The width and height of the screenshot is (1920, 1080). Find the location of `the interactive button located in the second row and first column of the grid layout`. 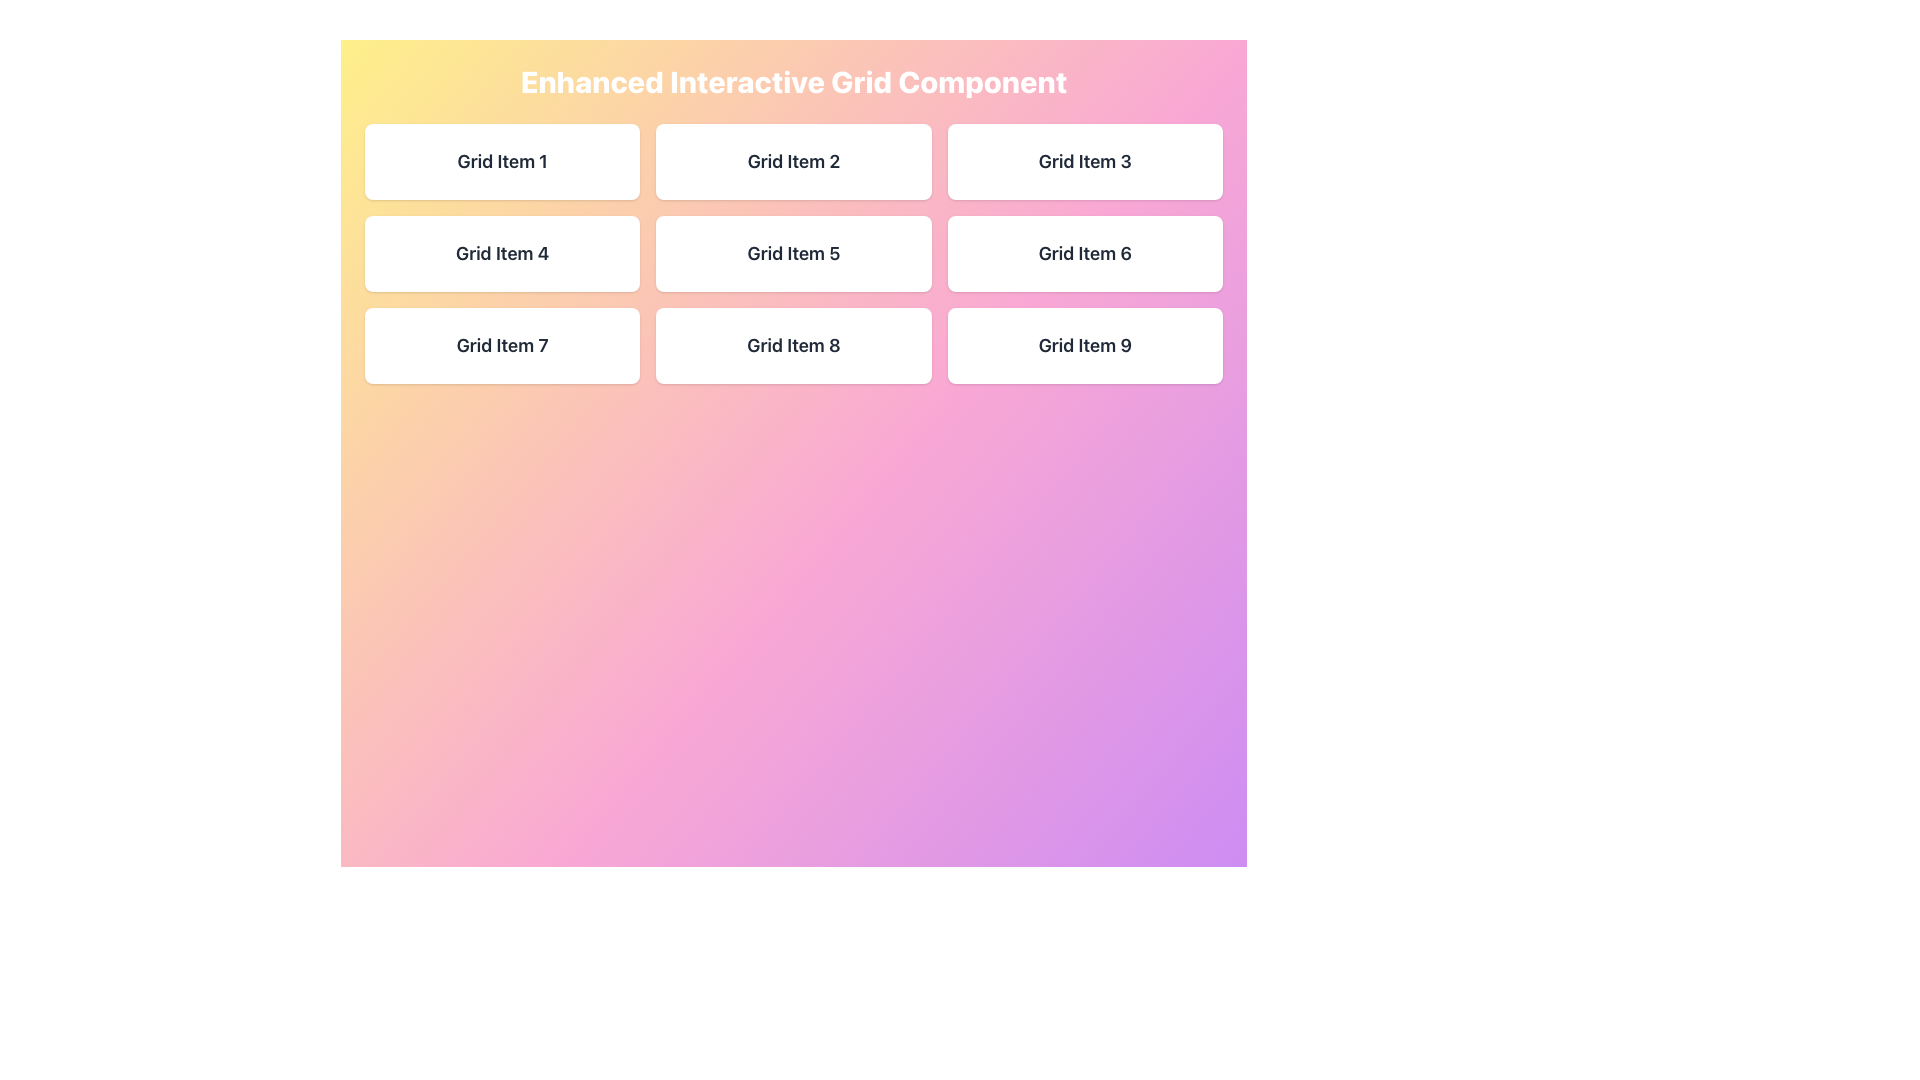

the interactive button located in the second row and first column of the grid layout is located at coordinates (502, 253).